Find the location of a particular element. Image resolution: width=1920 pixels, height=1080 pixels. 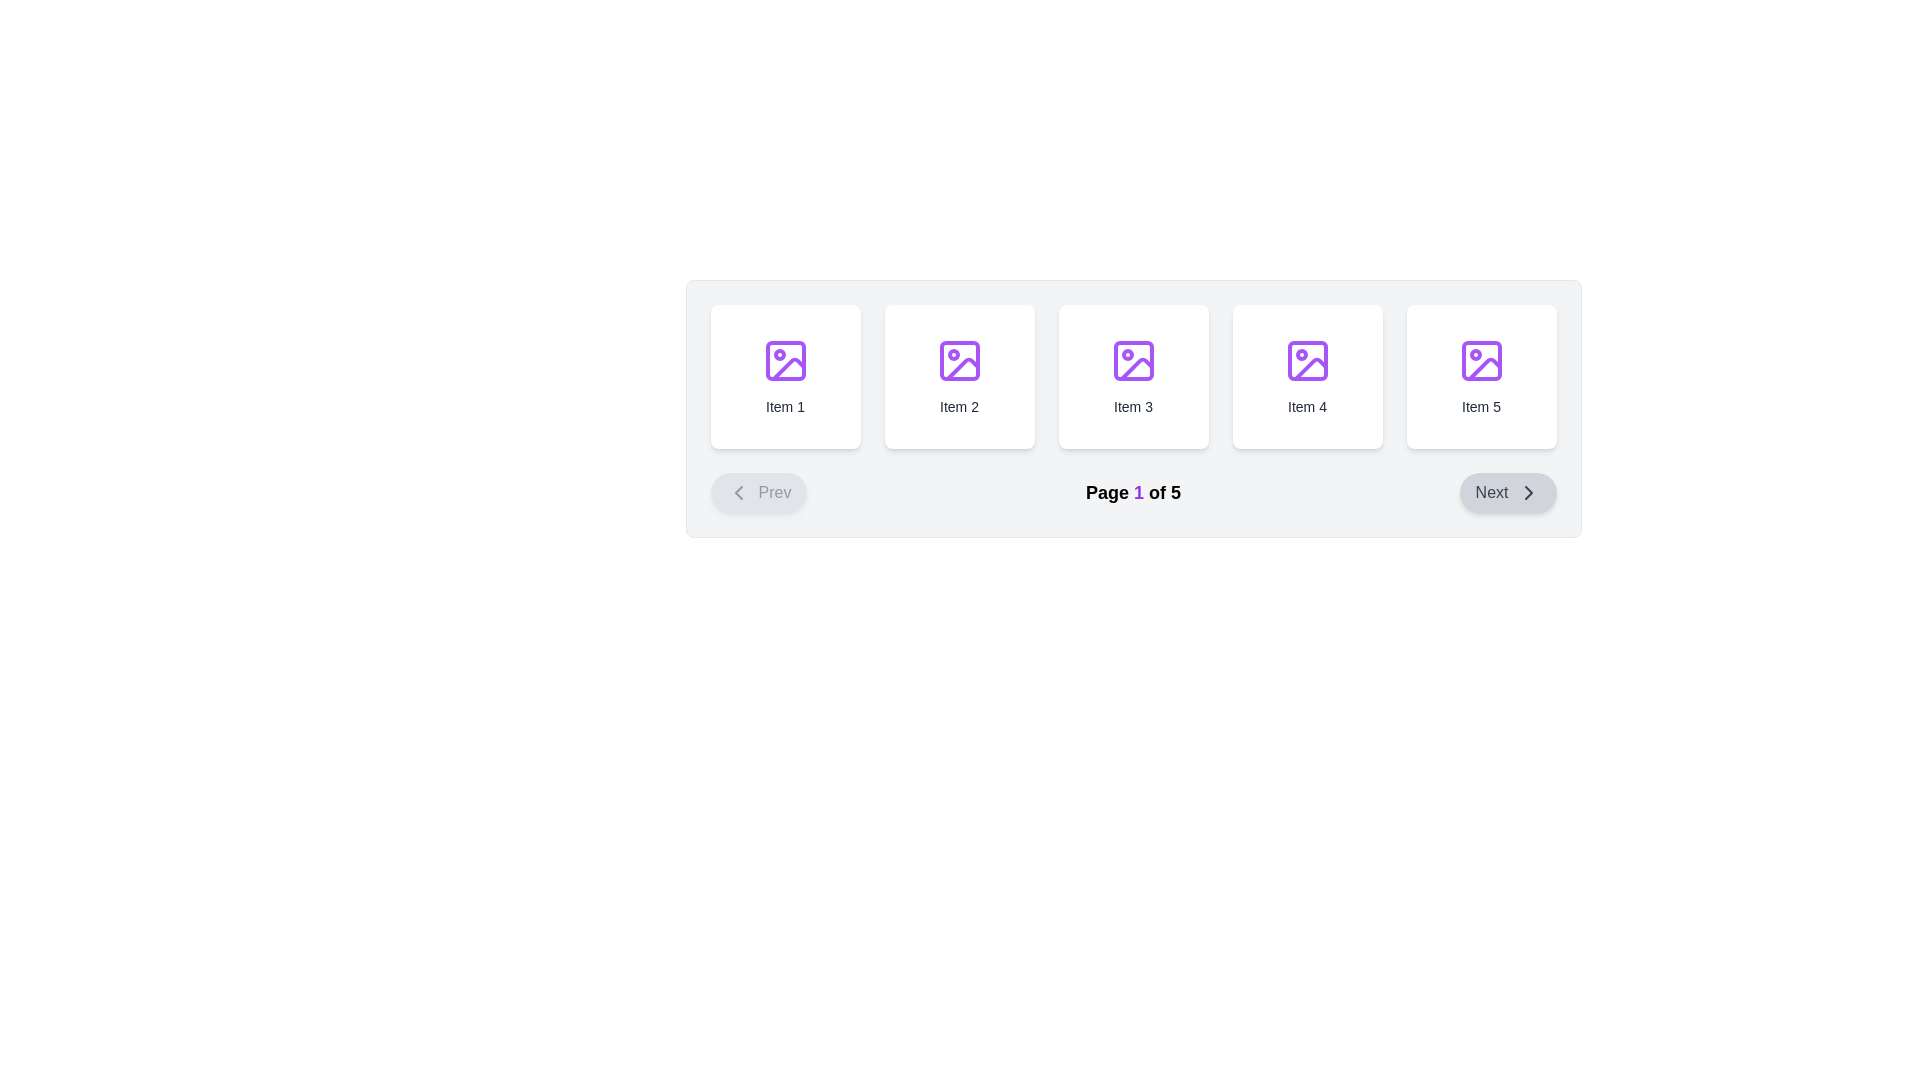

the current page number text element which displays 'Page 1 of 5' located at the bottom section of the interface is located at coordinates (1138, 493).